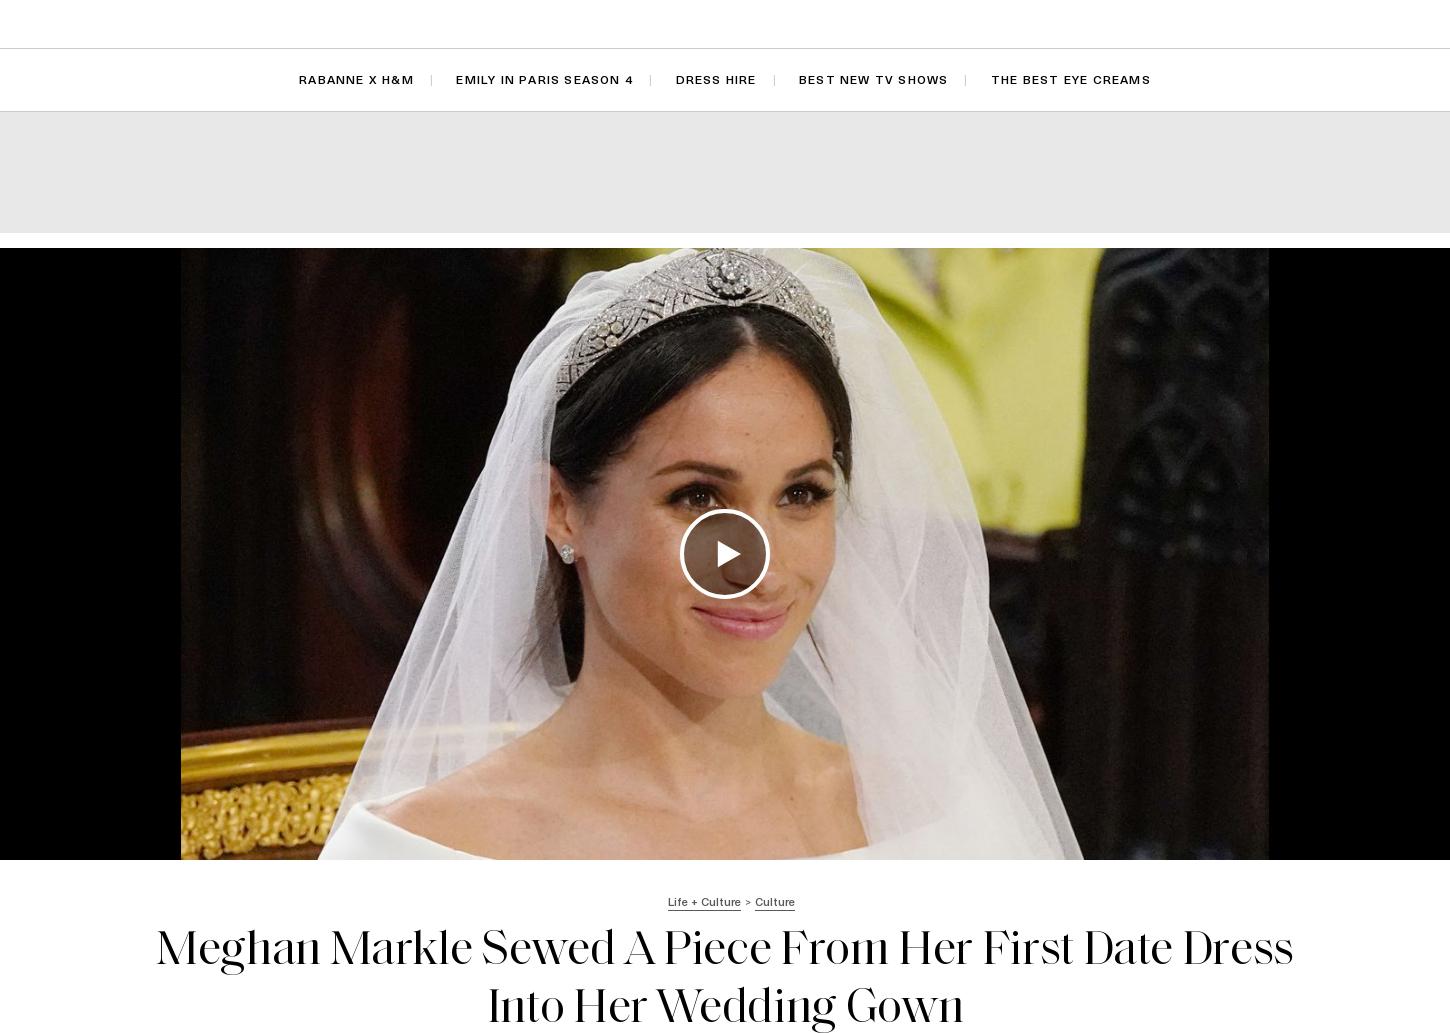 The image size is (1450, 1033). Describe the element at coordinates (1278, 23) in the screenshot. I see `'Newsletter'` at that location.